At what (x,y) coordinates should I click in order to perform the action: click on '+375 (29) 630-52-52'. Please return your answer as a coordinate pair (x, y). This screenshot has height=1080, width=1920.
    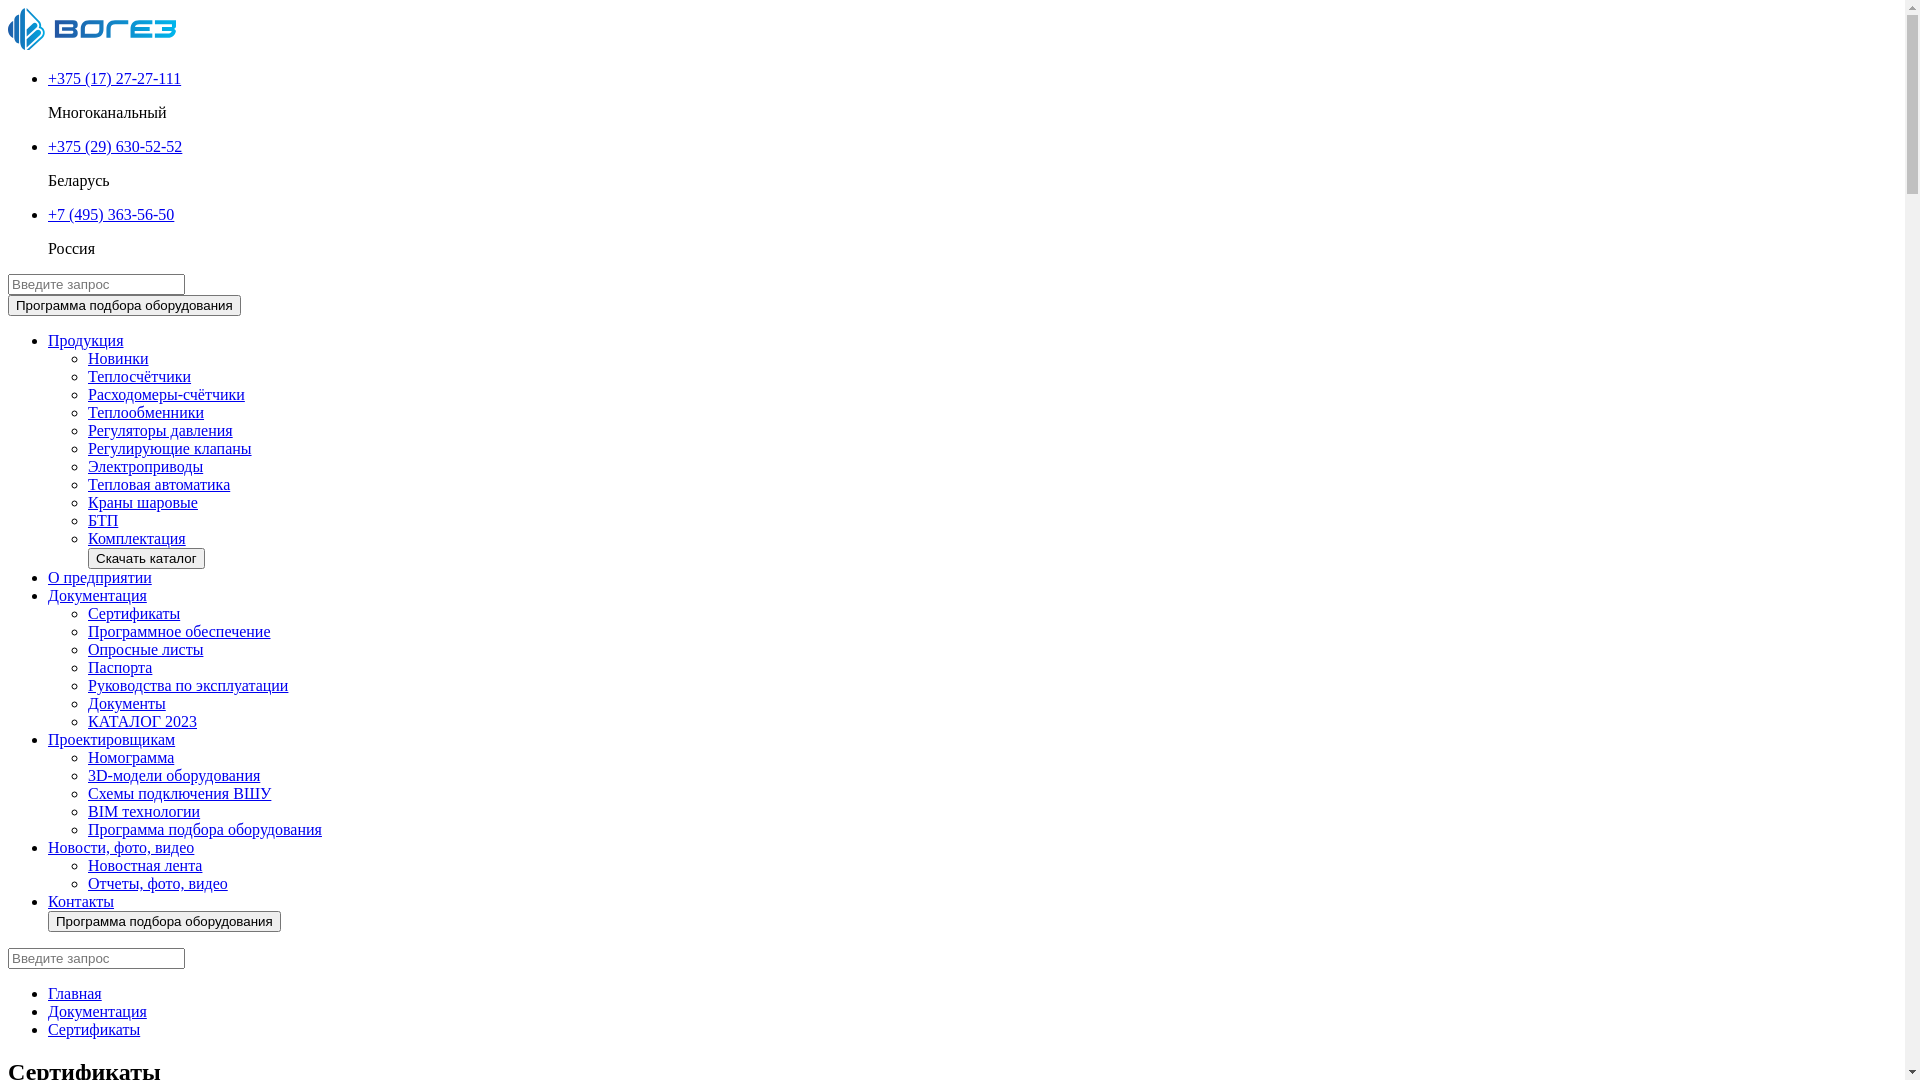
    Looking at the image, I should click on (114, 145).